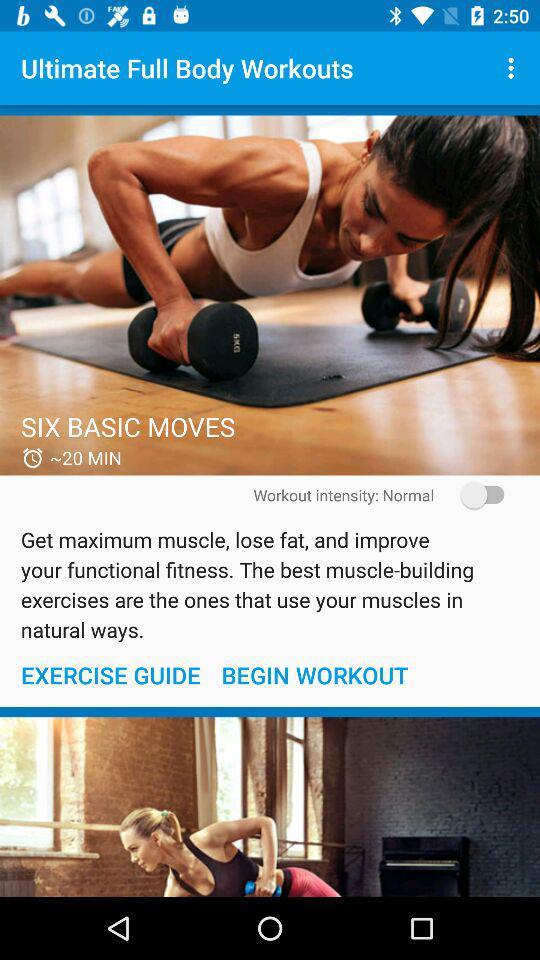 This screenshot has height=960, width=540. Describe the element at coordinates (513, 68) in the screenshot. I see `the icon to the right of ultimate full body app` at that location.